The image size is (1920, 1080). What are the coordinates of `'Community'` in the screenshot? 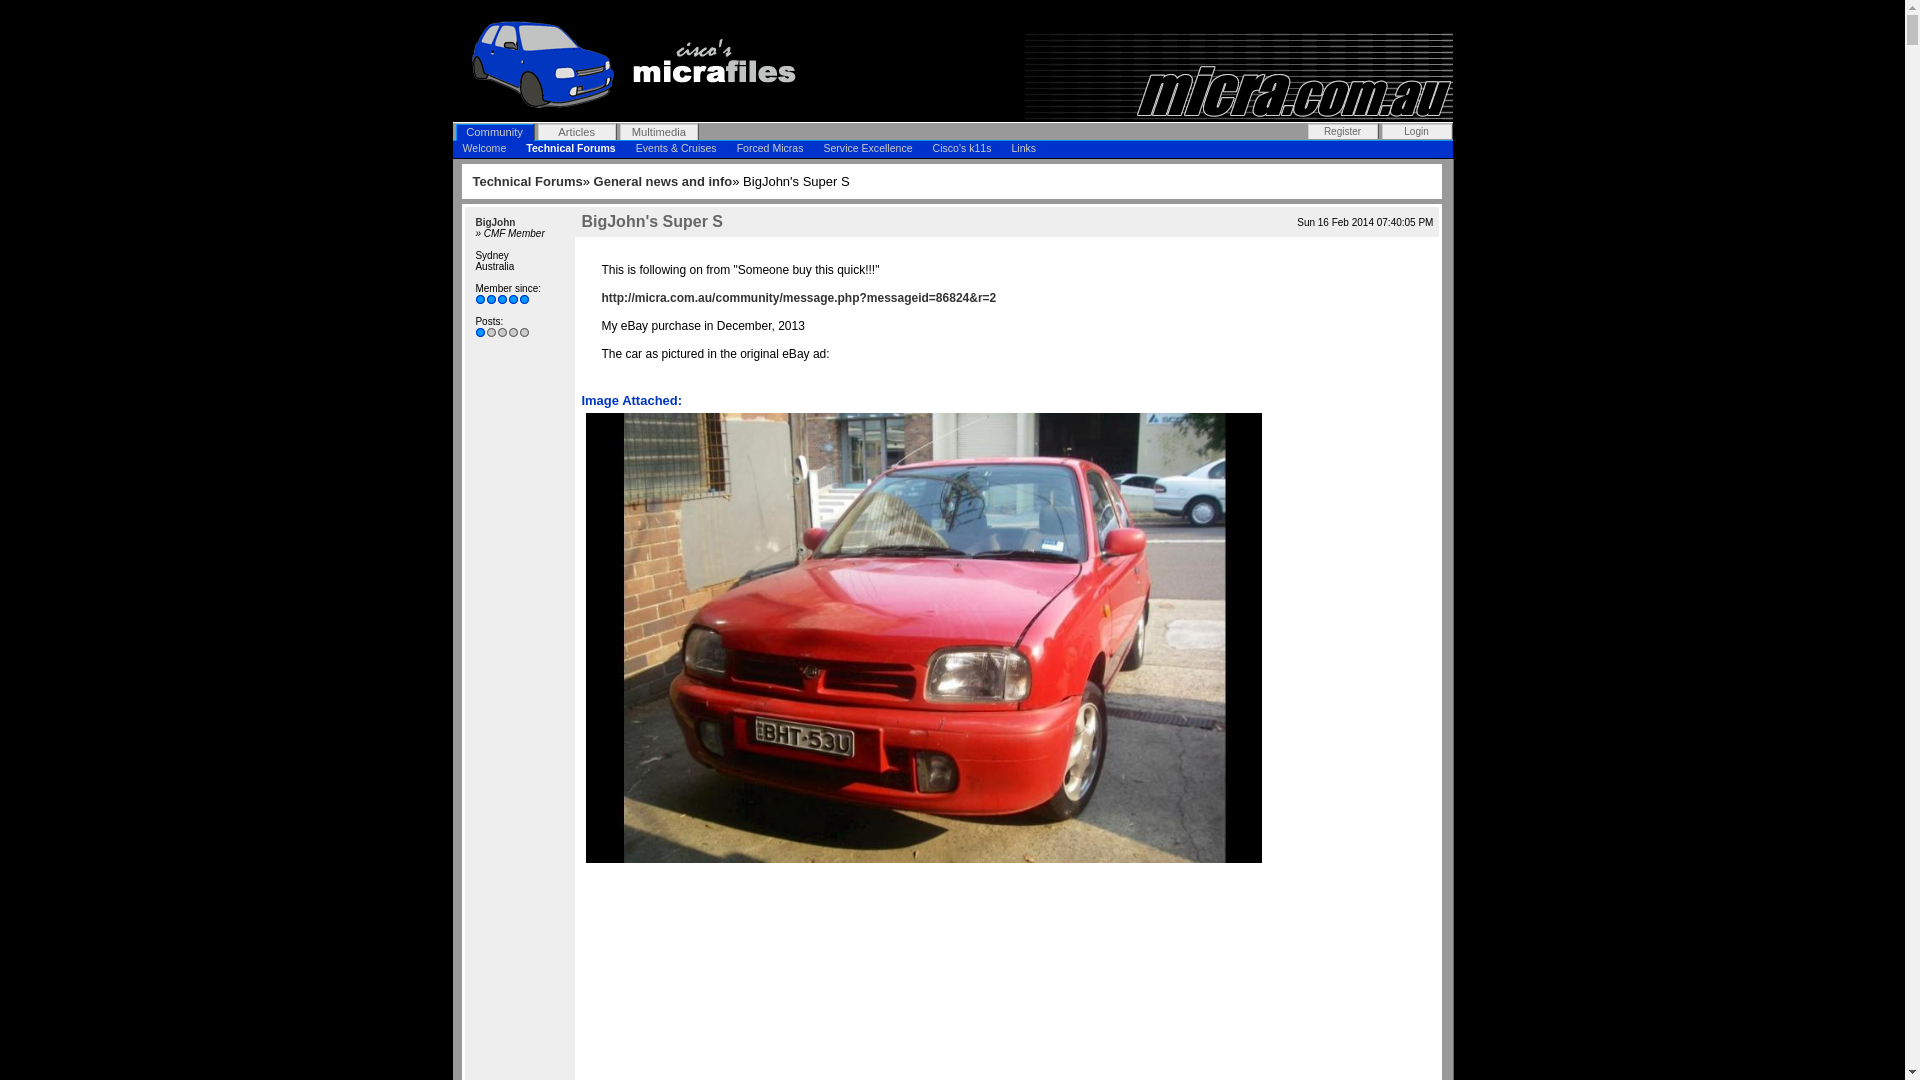 It's located at (455, 132).